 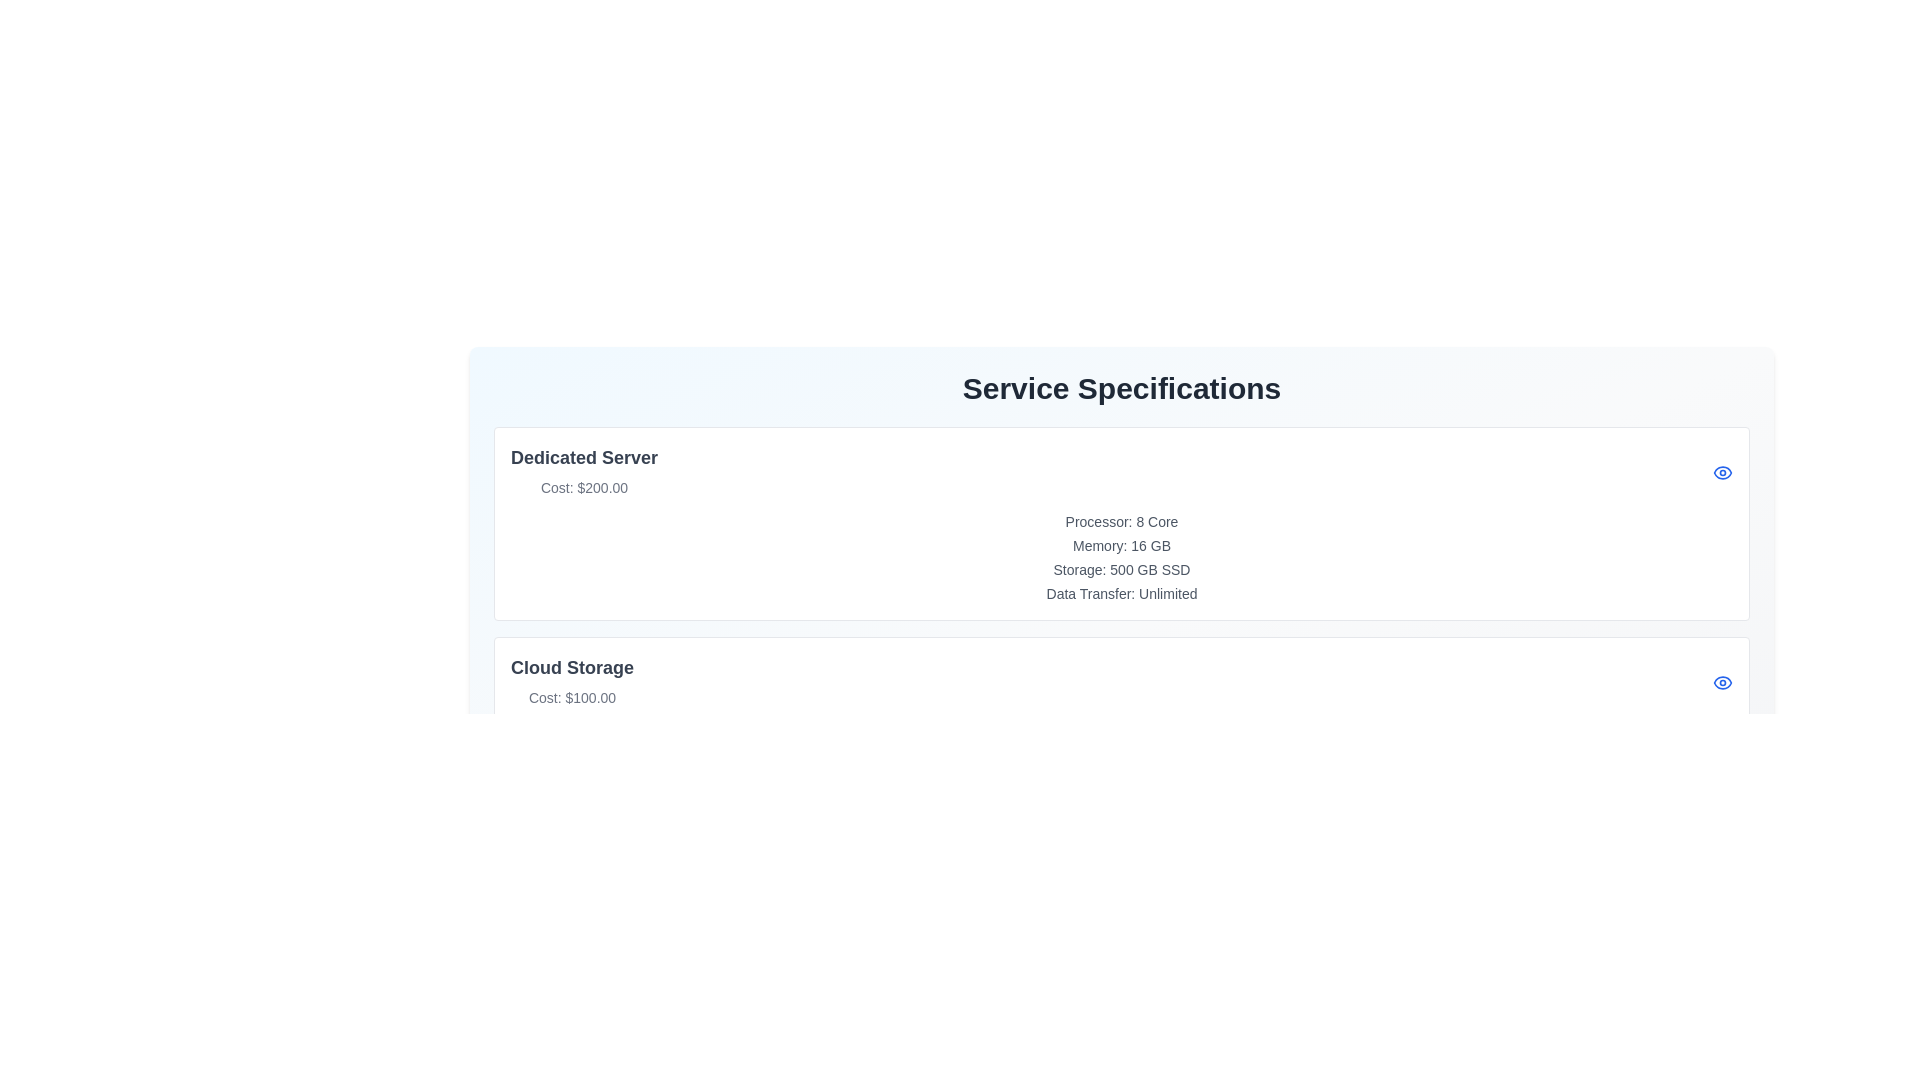 What do you see at coordinates (583, 458) in the screenshot?
I see `the text label 'Dedicated Server' to trigger additional styling effects, which serves as a title for the associated item in the service specifications section` at bounding box center [583, 458].